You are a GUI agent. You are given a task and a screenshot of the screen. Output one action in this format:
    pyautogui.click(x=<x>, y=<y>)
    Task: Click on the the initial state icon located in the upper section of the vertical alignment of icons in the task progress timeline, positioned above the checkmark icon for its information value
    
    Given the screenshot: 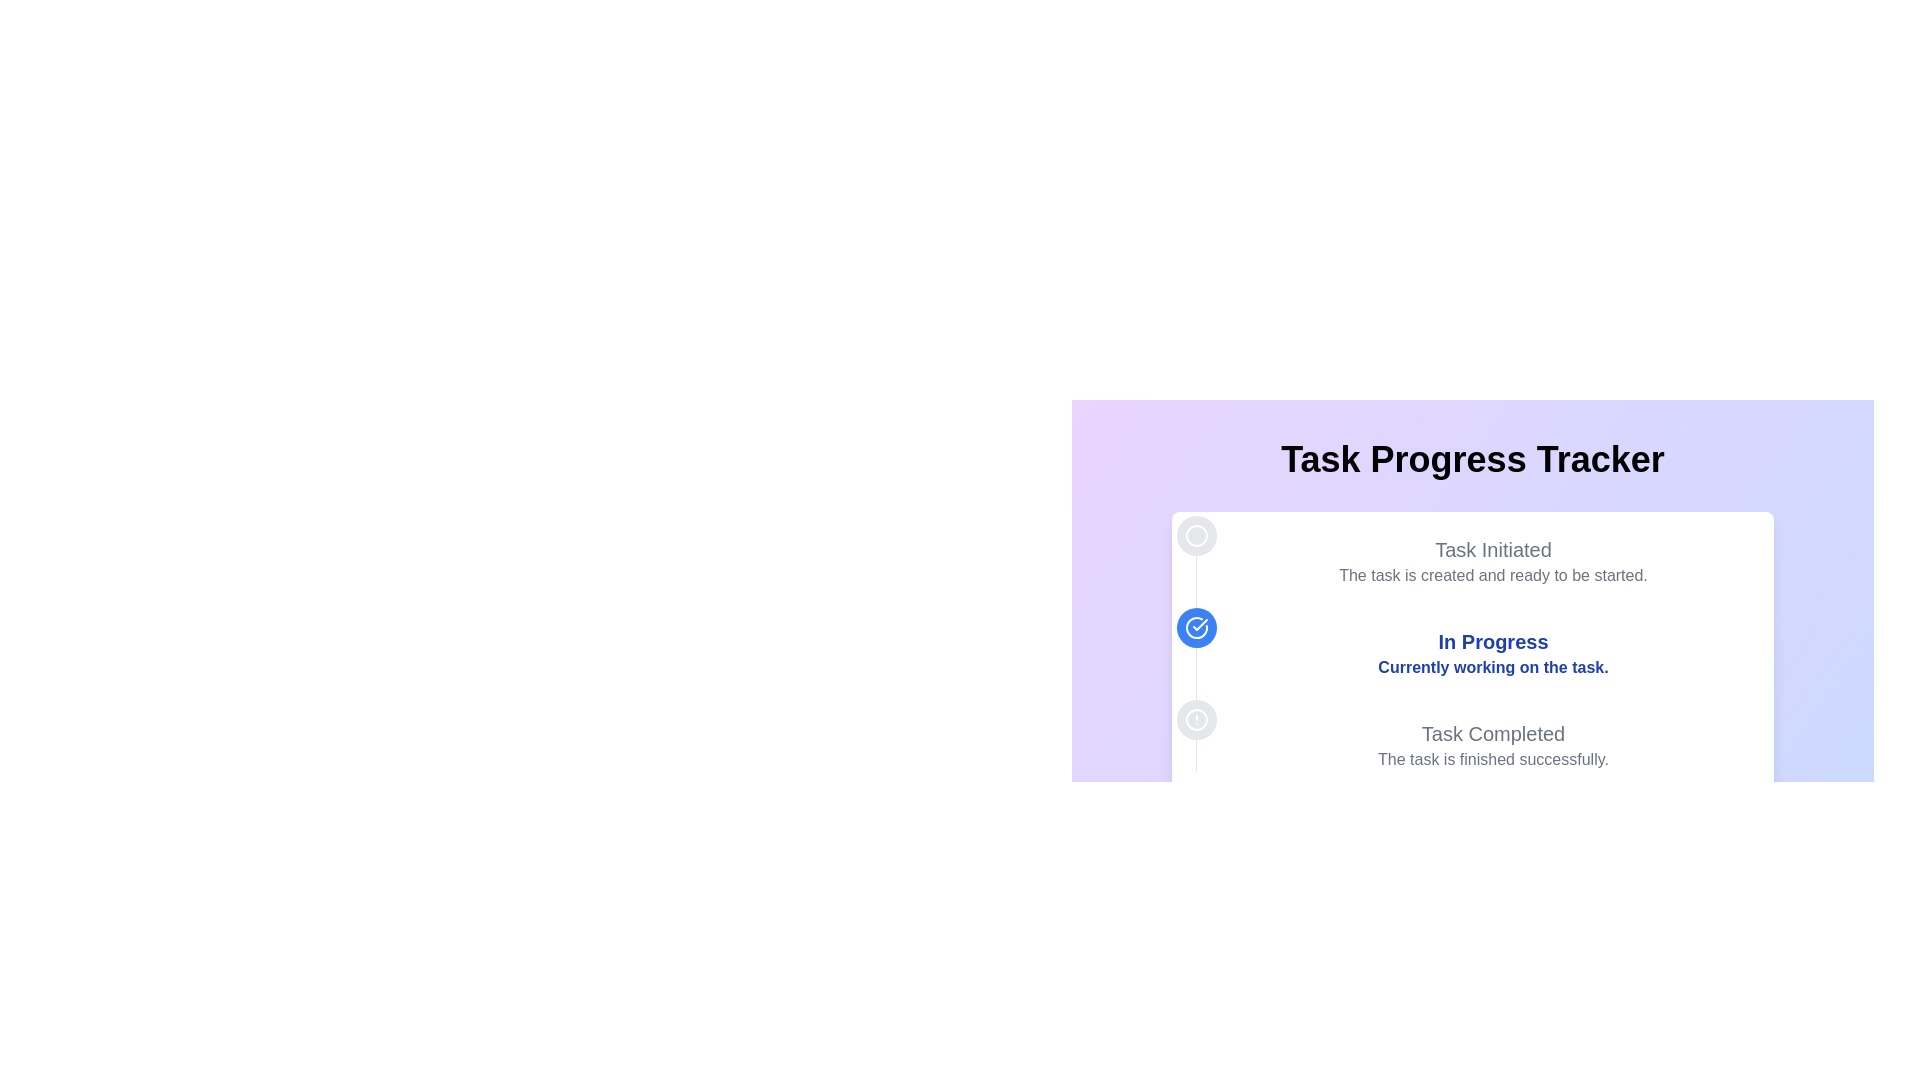 What is the action you would take?
    pyautogui.click(x=1197, y=535)
    